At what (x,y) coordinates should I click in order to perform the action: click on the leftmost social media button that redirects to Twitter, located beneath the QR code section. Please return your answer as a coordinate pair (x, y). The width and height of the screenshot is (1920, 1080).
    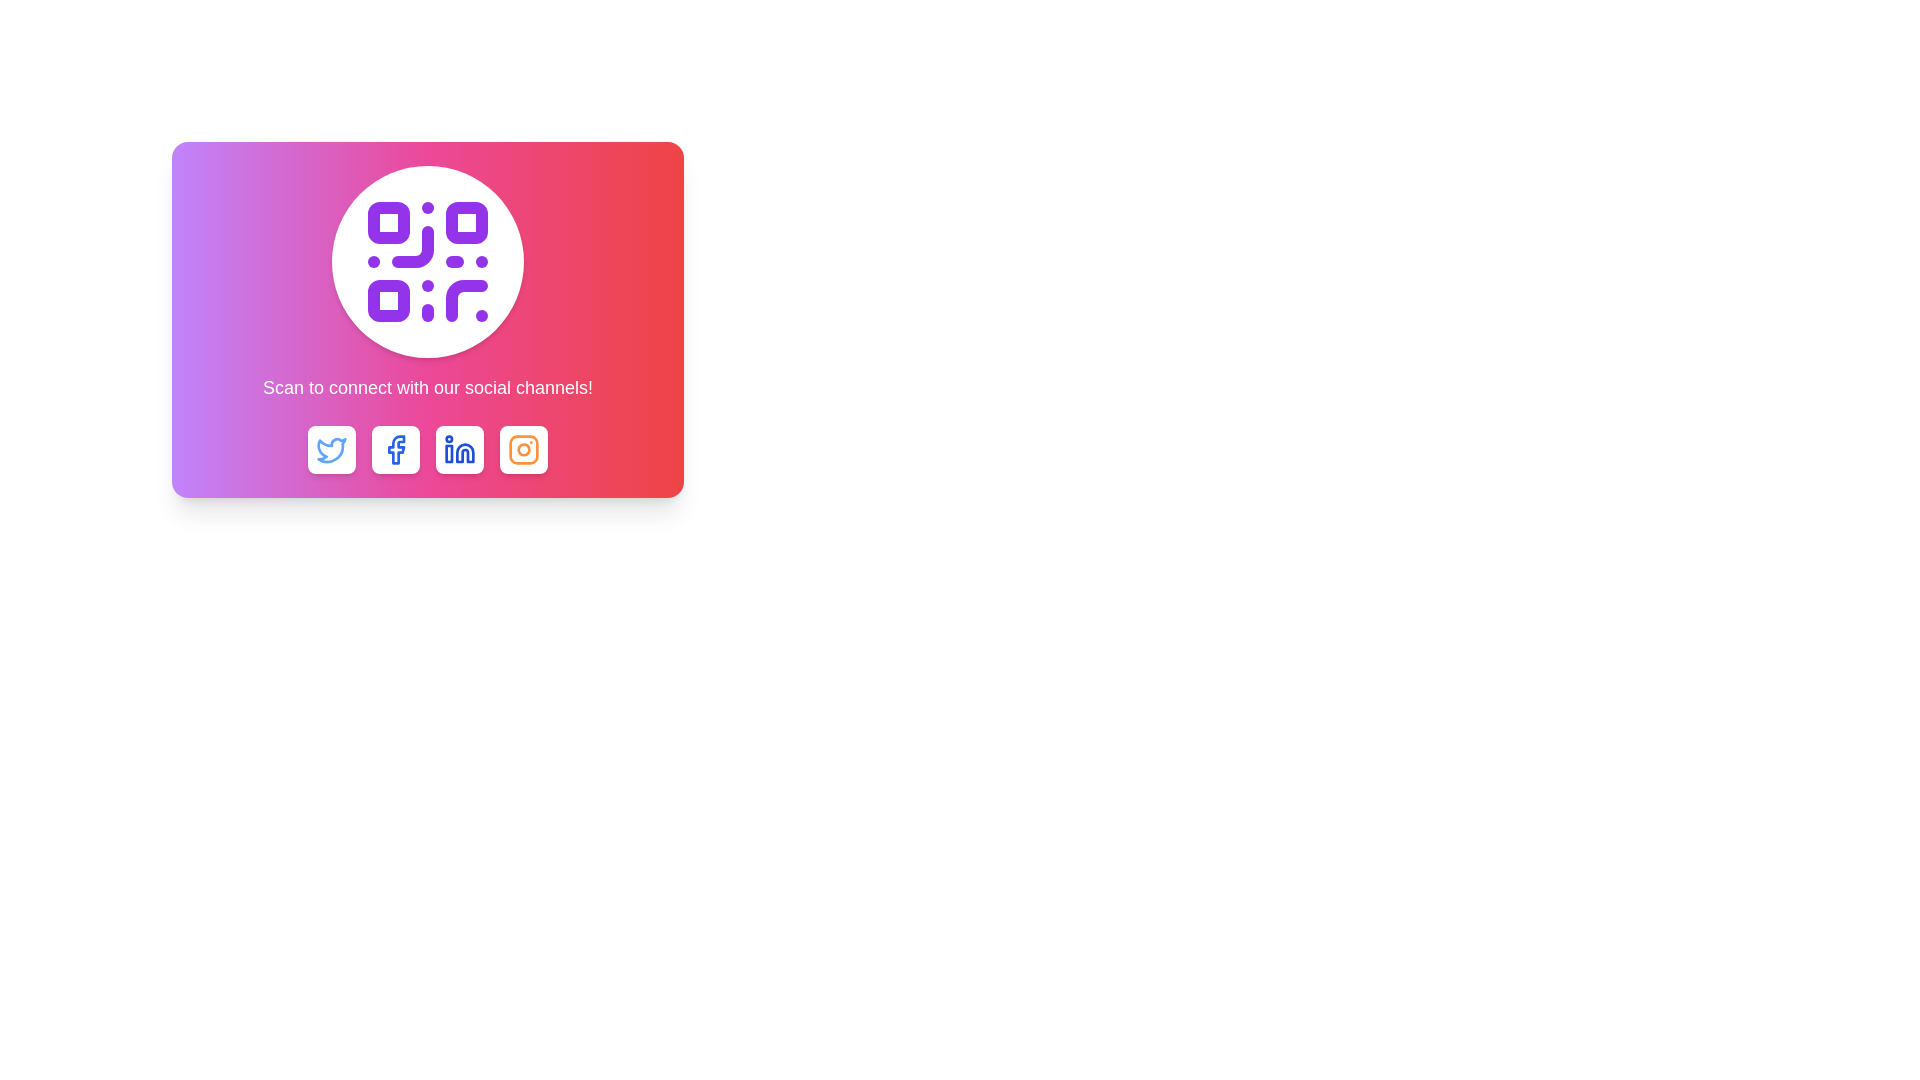
    Looking at the image, I should click on (331, 450).